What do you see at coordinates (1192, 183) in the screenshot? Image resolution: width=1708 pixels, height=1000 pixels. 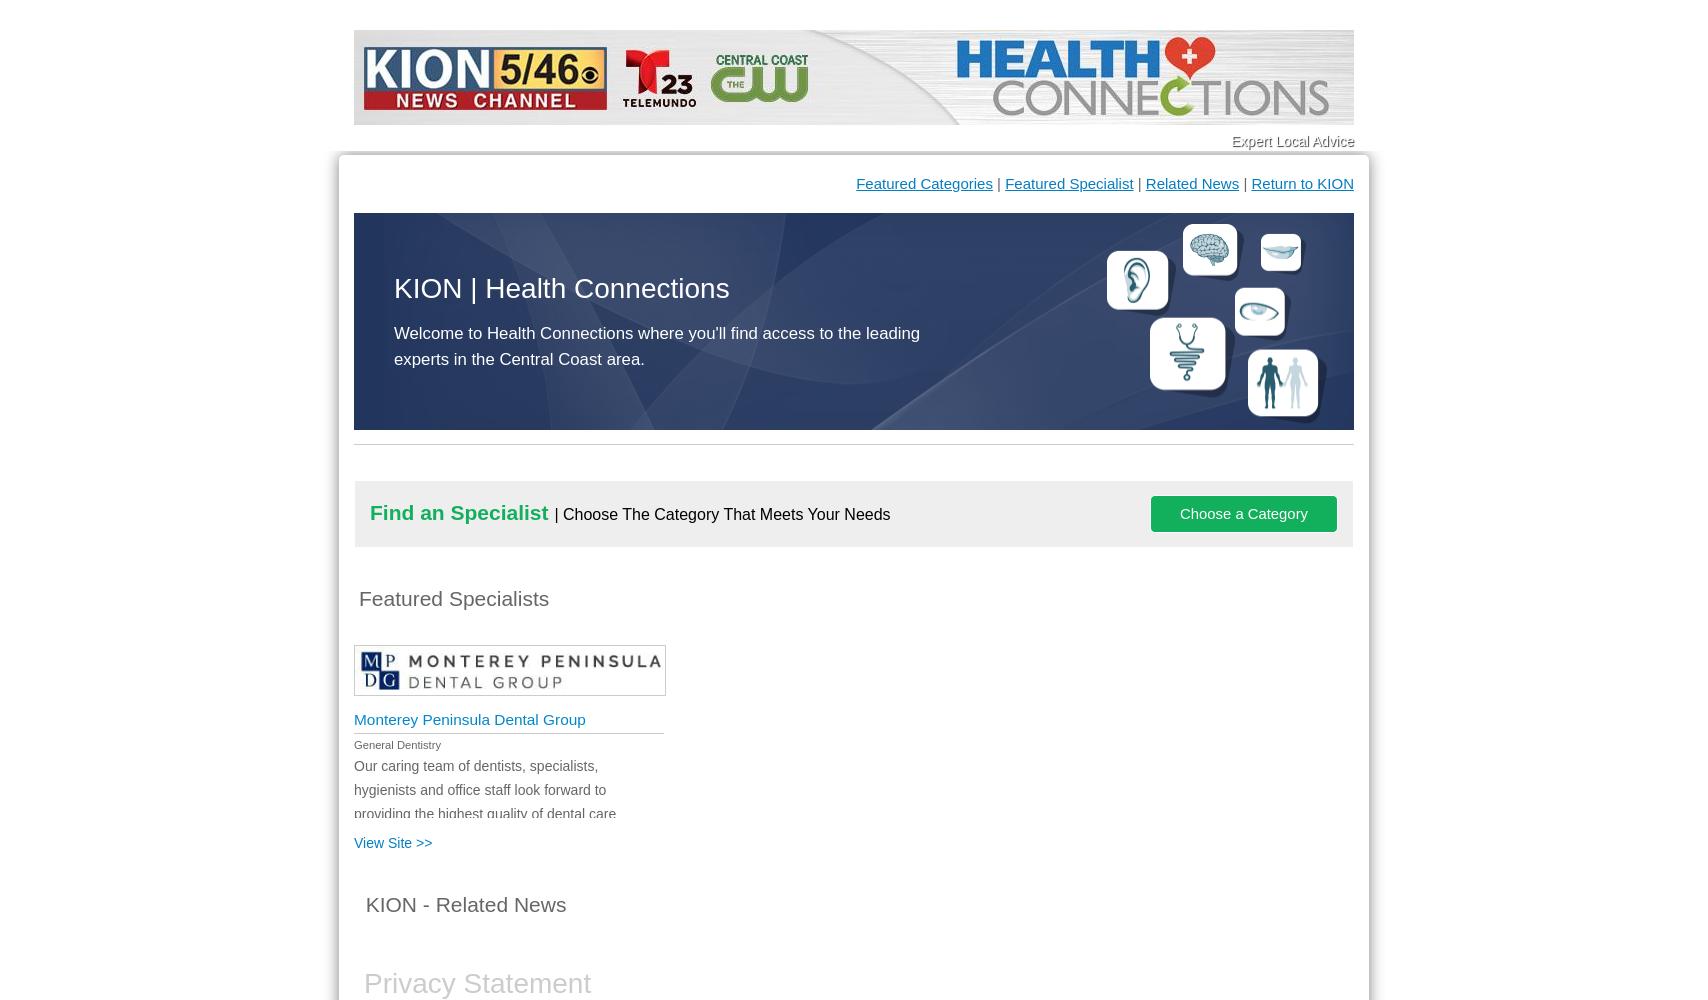 I see `'Related News'` at bounding box center [1192, 183].